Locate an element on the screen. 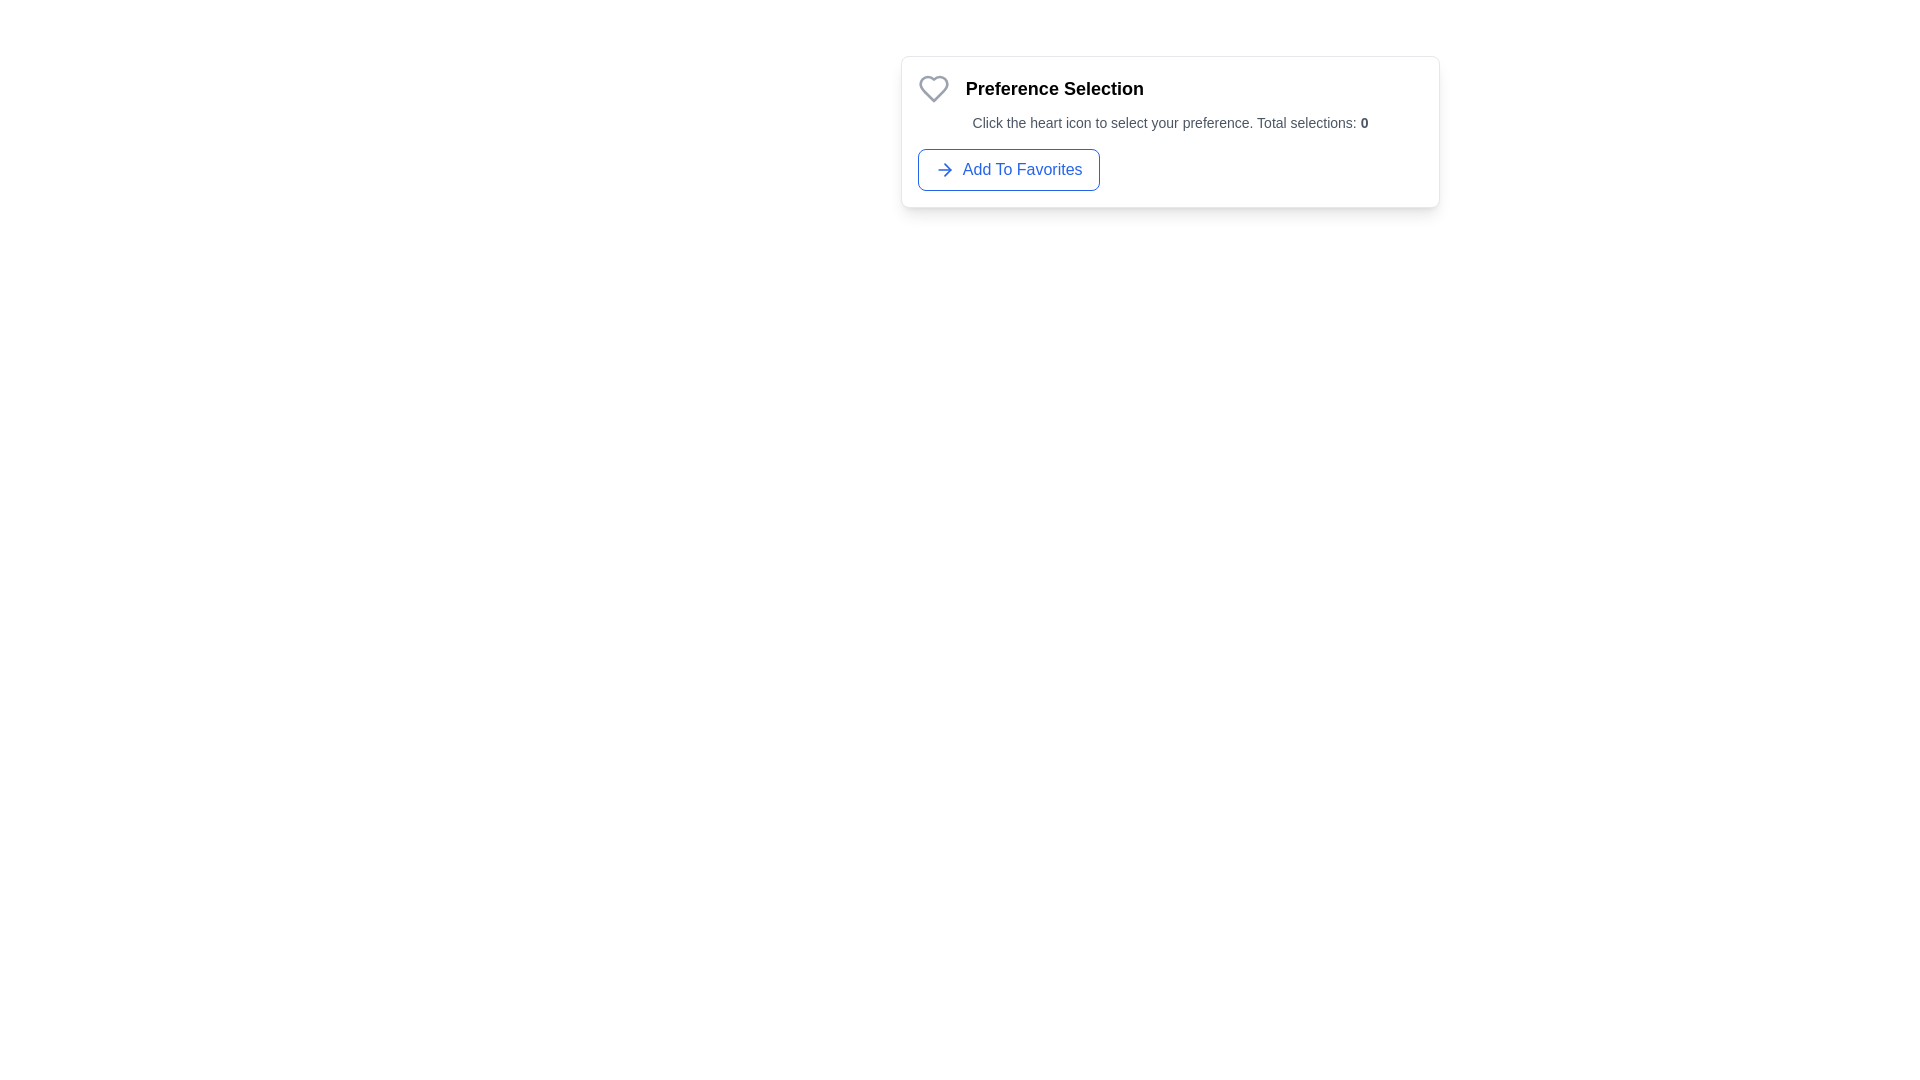 This screenshot has width=1920, height=1080. the heart icon located to the left of the 'Preference Selection' text to indicate a preference is located at coordinates (932, 87).